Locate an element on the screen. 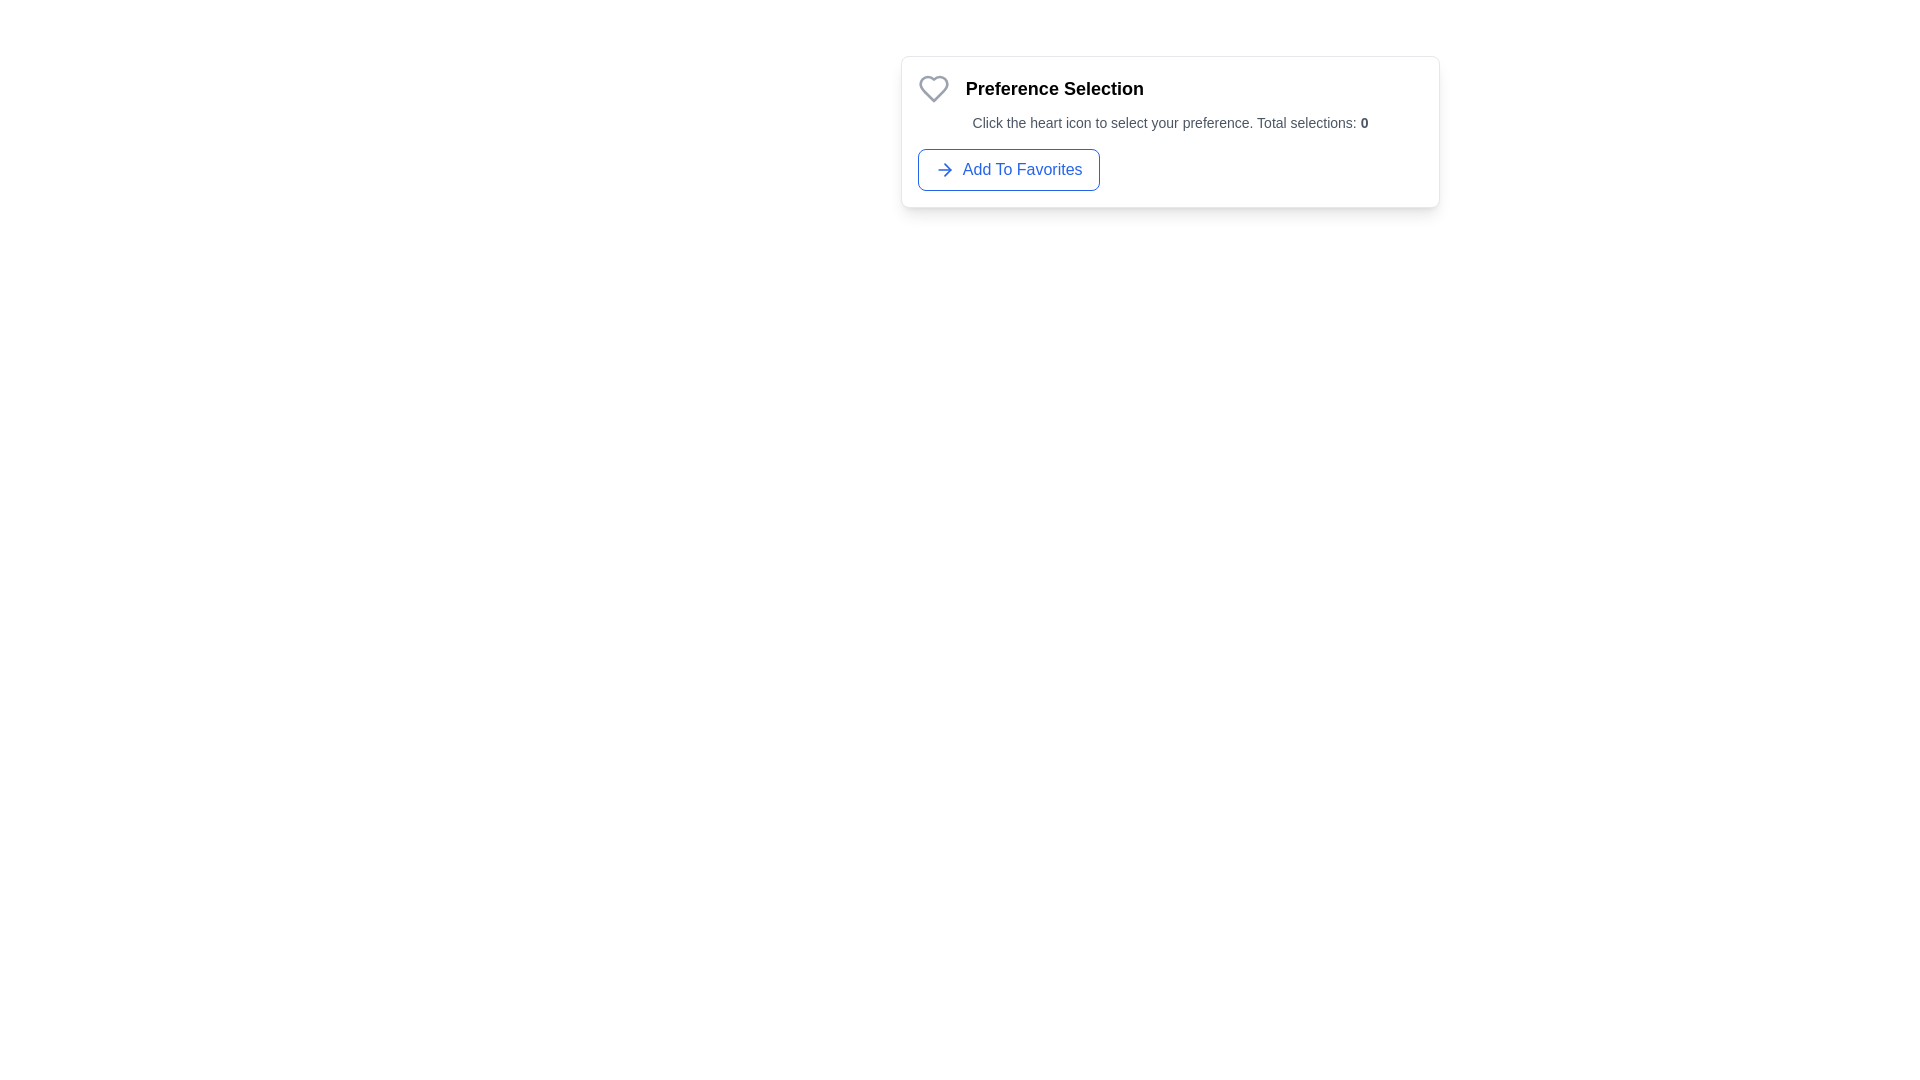 This screenshot has width=1920, height=1080. the heart icon located to the left of the 'Preference Selection' text to indicate a preference is located at coordinates (932, 87).